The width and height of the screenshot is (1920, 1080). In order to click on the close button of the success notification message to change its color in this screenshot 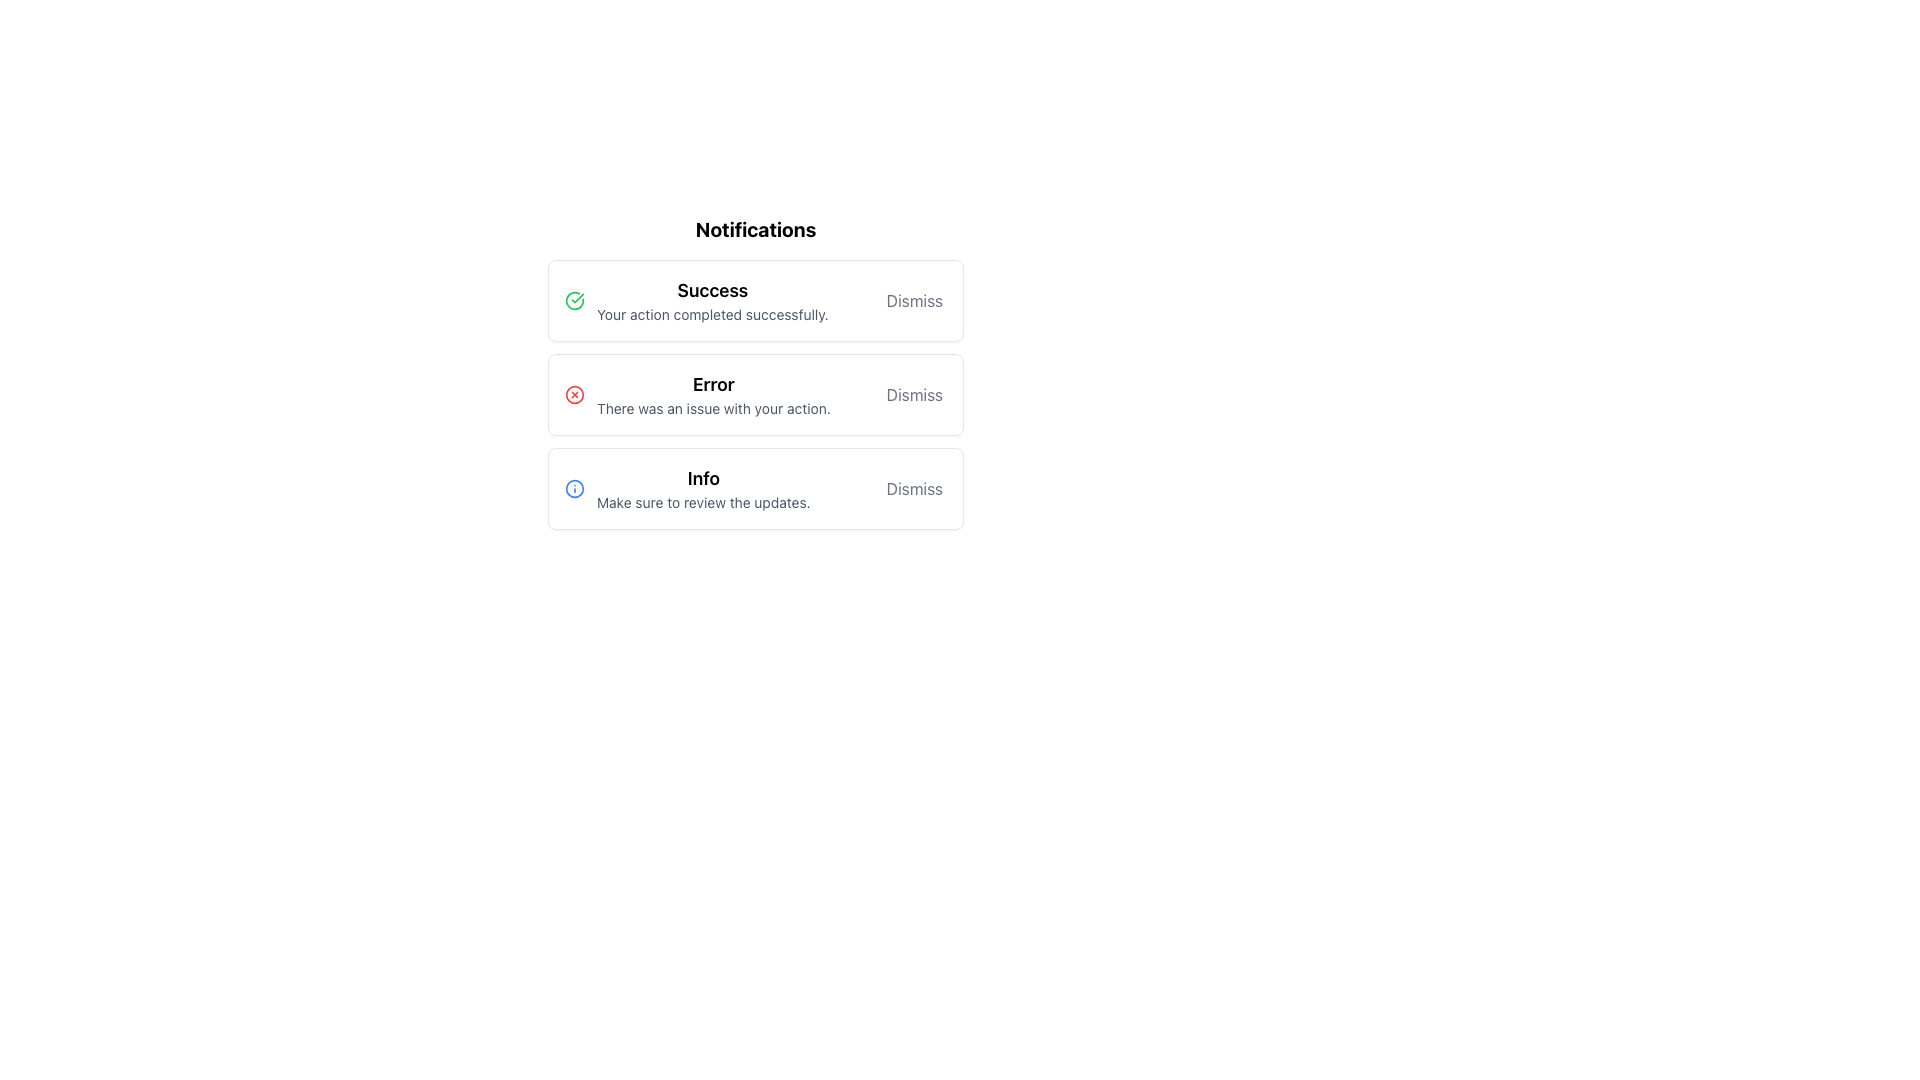, I will do `click(913, 300)`.